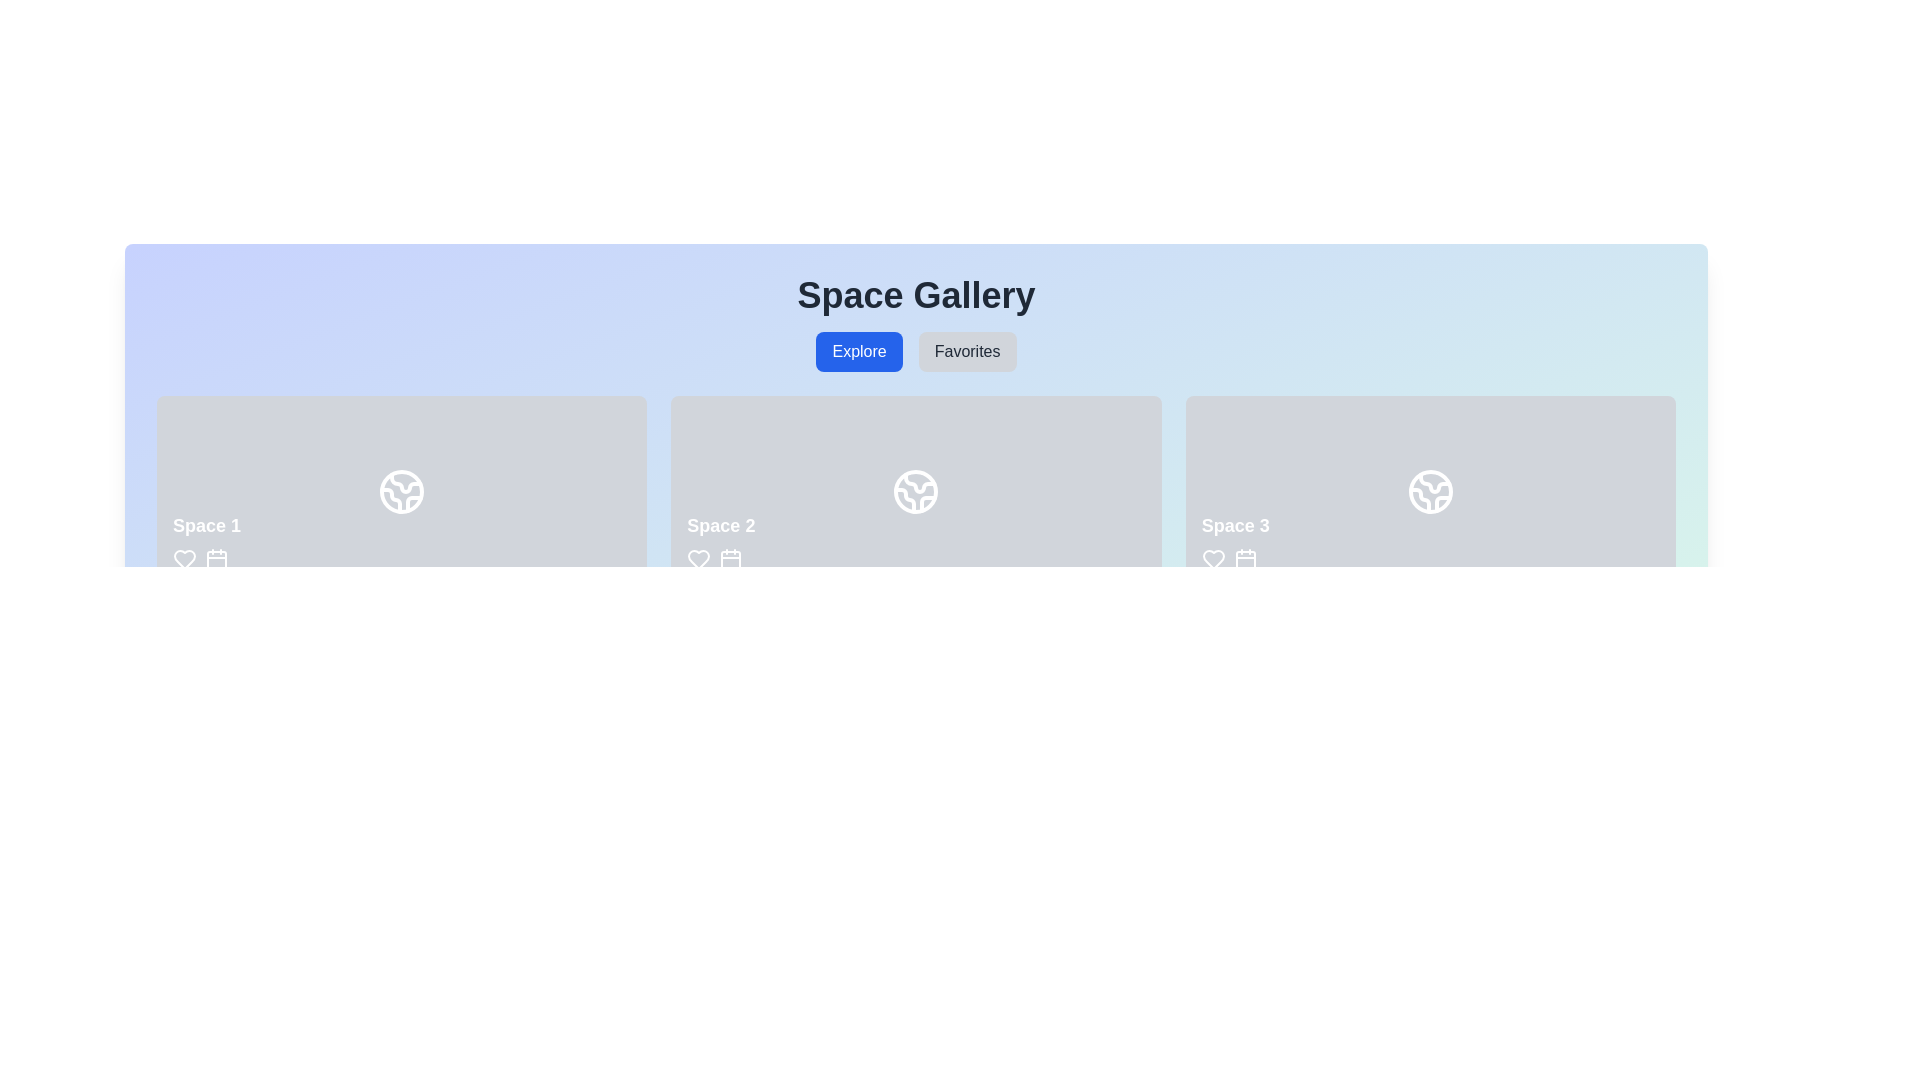 The image size is (1920, 1080). I want to click on the heart icon located, so click(699, 559).